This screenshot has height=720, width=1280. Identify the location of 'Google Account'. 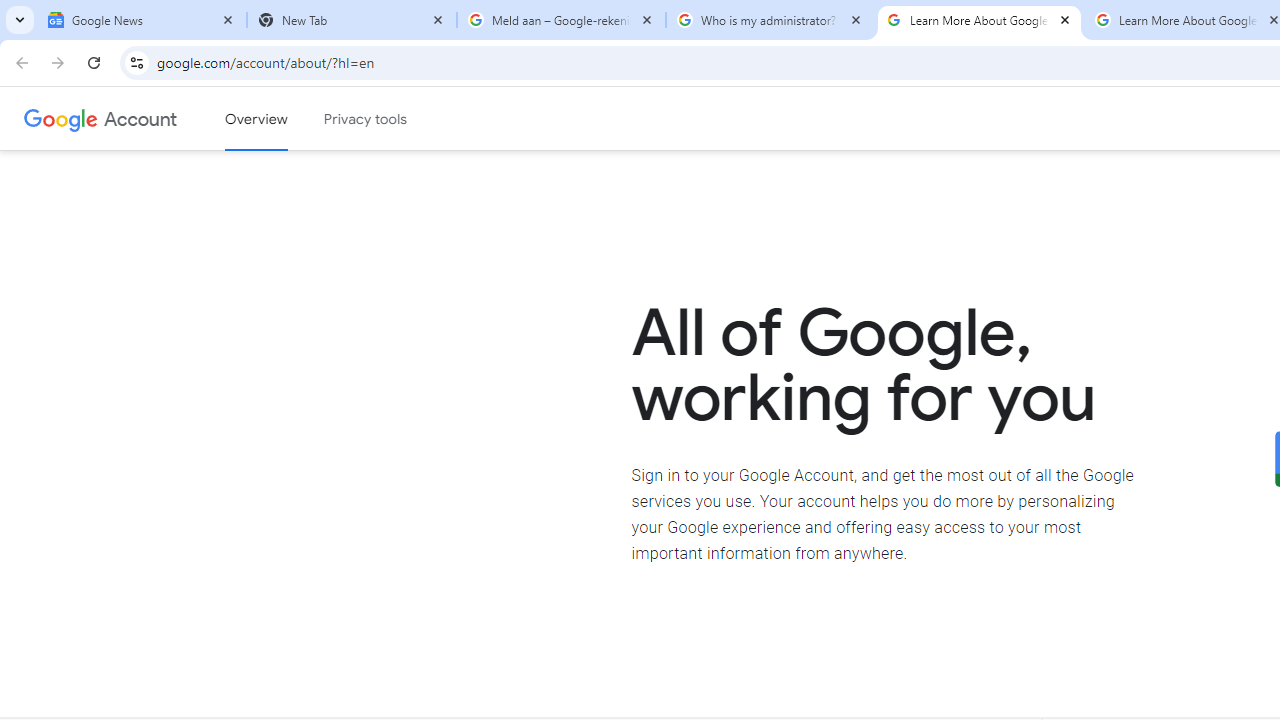
(139, 118).